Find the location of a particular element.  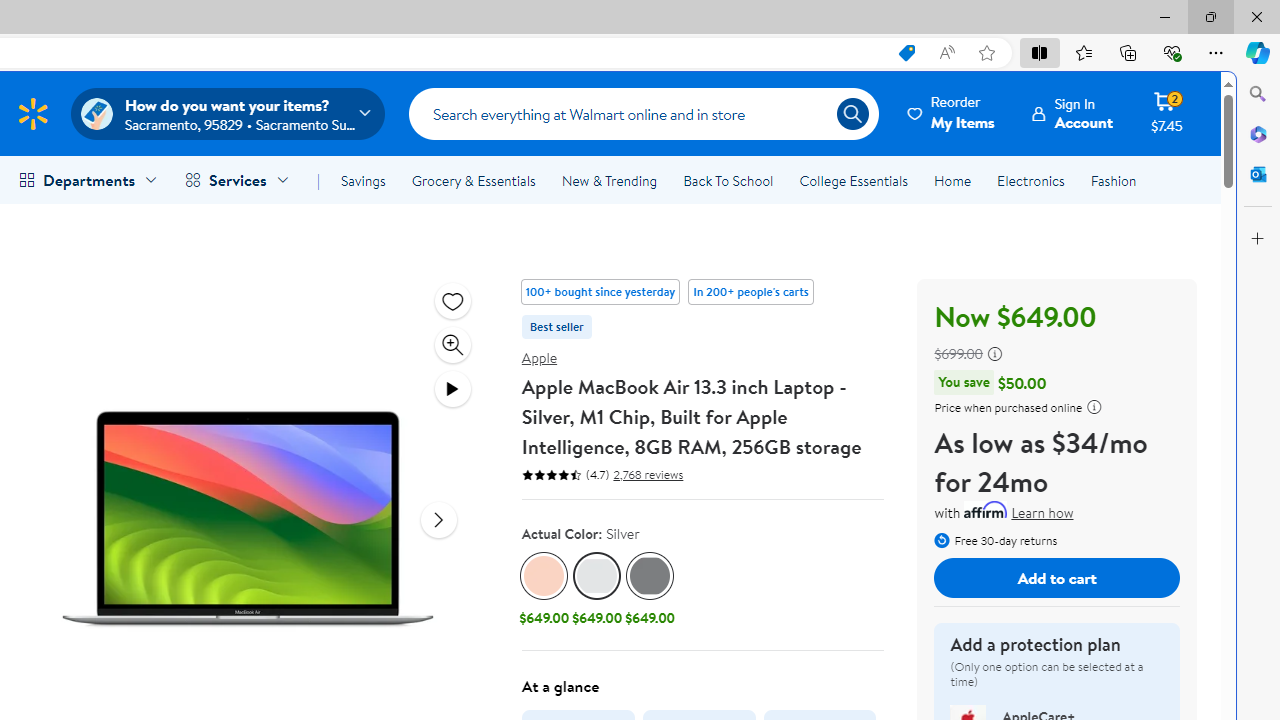

'Fashion' is located at coordinates (1112, 181).